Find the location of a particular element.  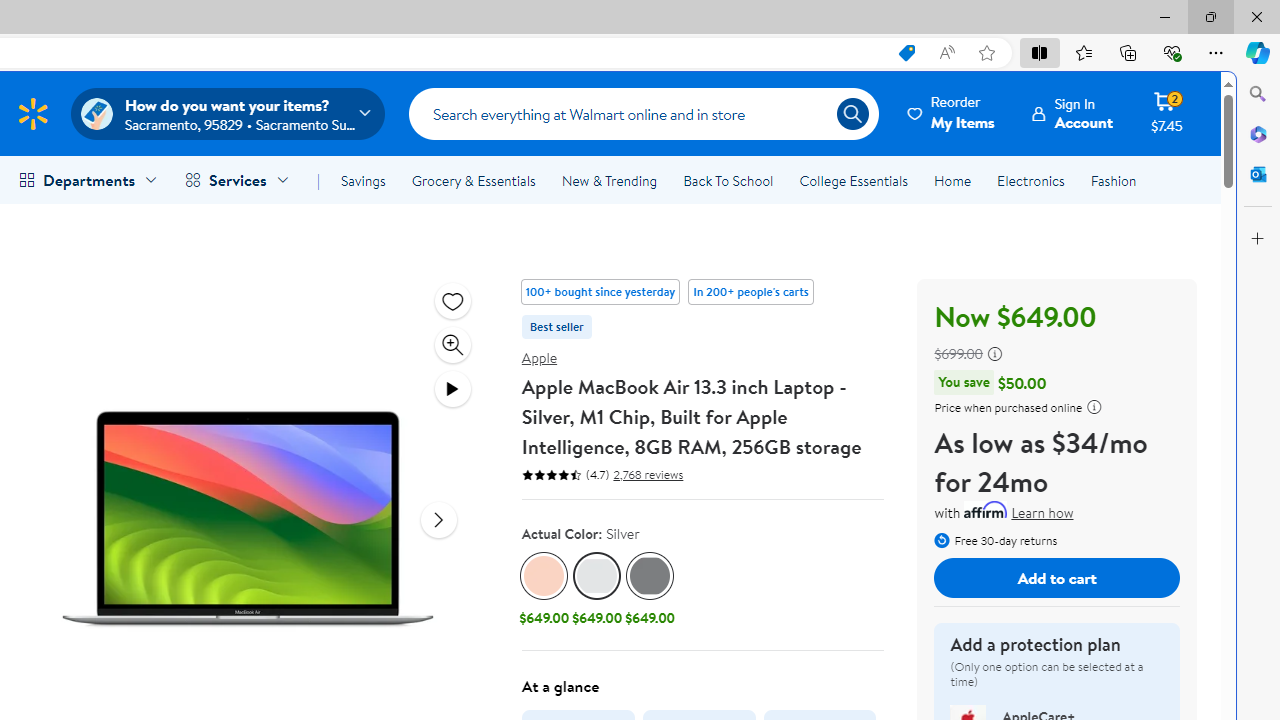

'Fashion' is located at coordinates (1112, 181).